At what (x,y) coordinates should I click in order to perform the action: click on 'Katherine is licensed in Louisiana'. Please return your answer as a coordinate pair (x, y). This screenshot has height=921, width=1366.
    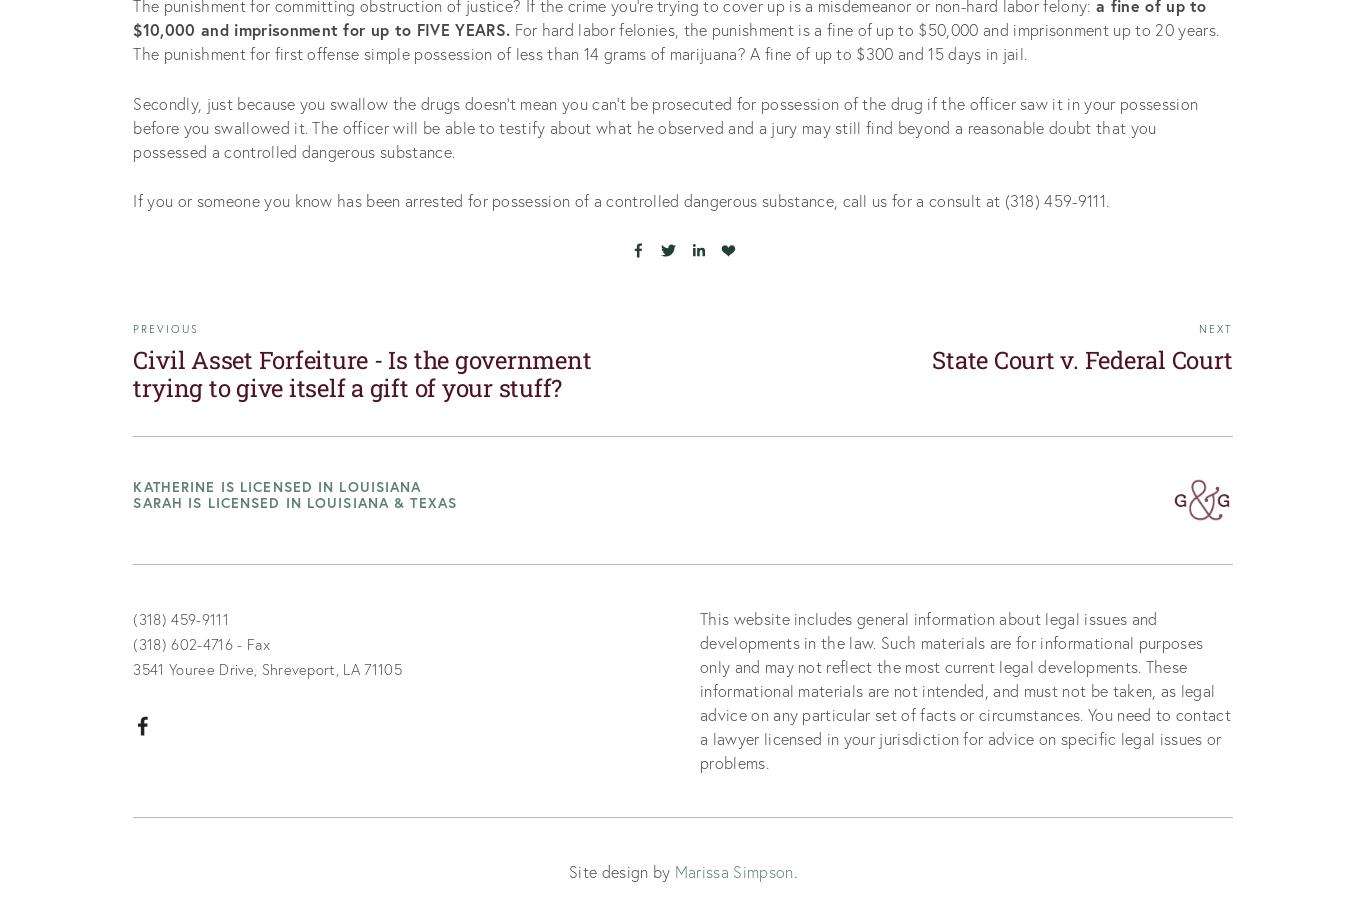
    Looking at the image, I should click on (132, 484).